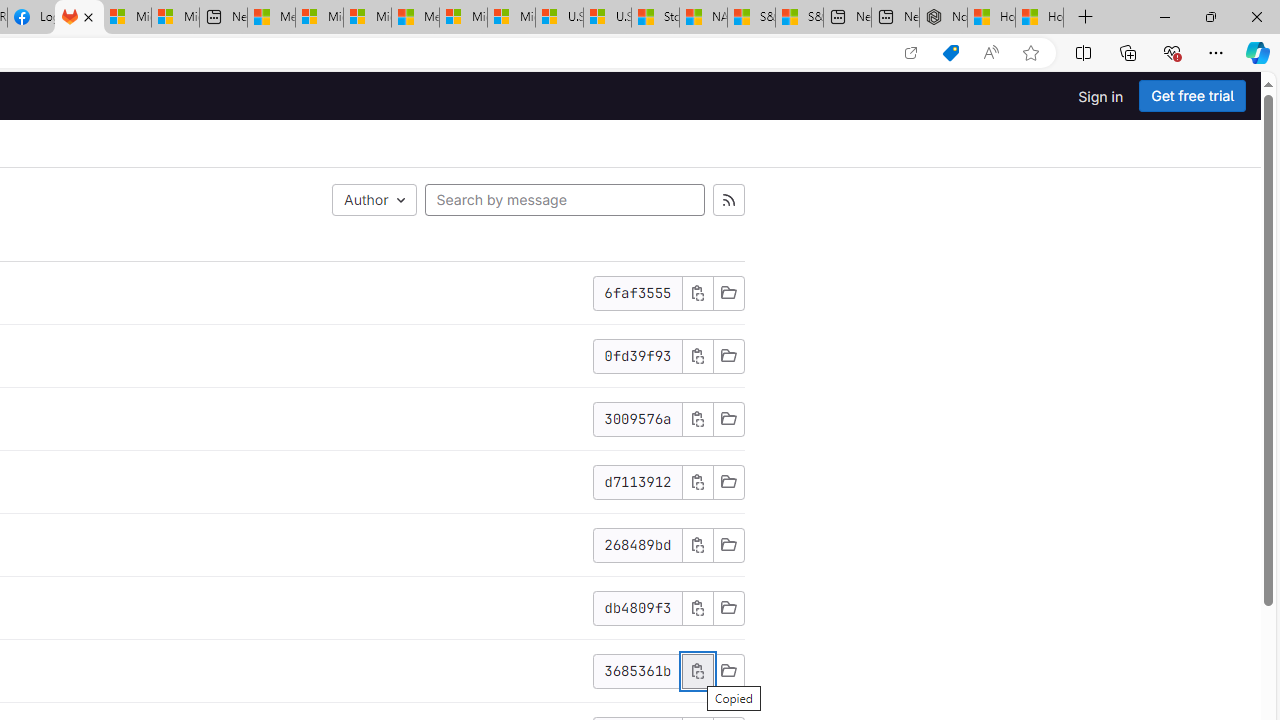 This screenshot has height=720, width=1280. Describe the element at coordinates (727, 200) in the screenshot. I see `'Commits feed'` at that location.